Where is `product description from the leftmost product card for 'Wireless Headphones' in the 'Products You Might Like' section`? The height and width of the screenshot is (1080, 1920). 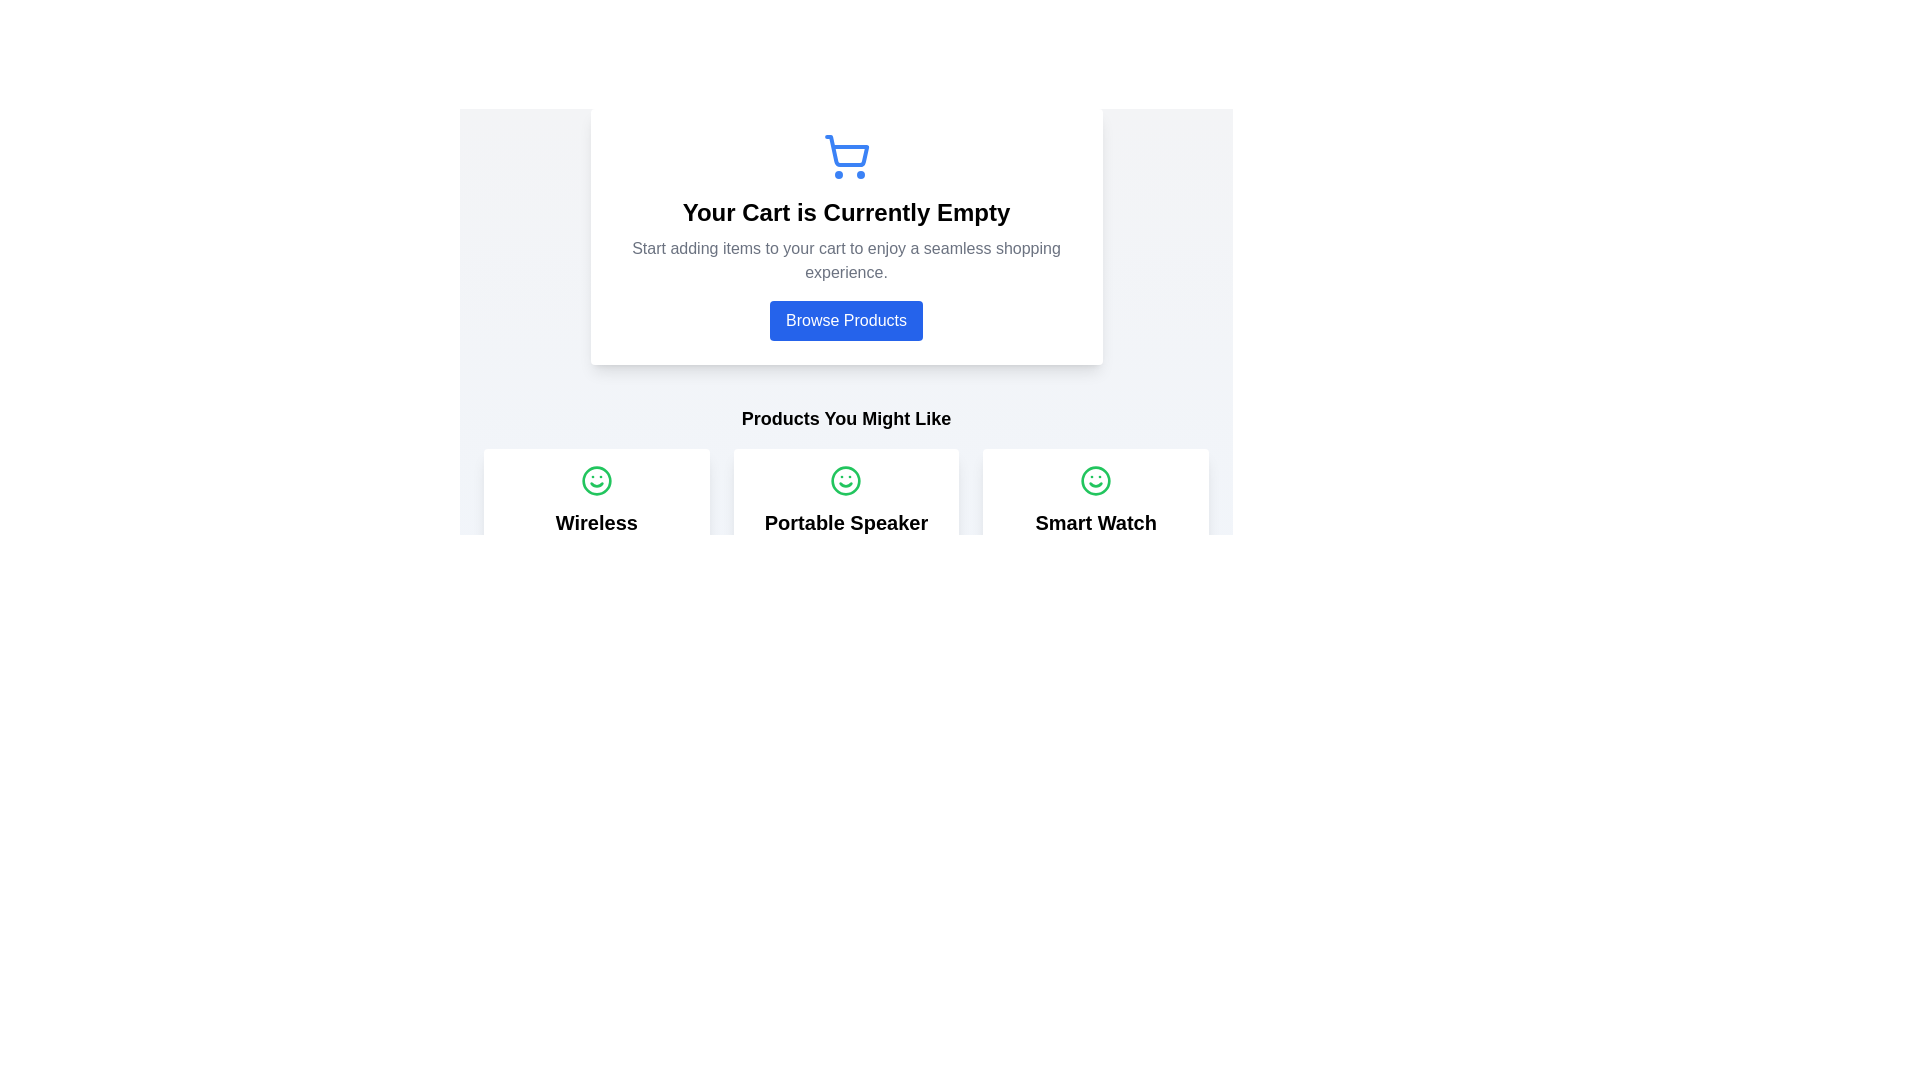 product description from the leftmost product card for 'Wireless Headphones' in the 'Products You Might Like' section is located at coordinates (595, 548).